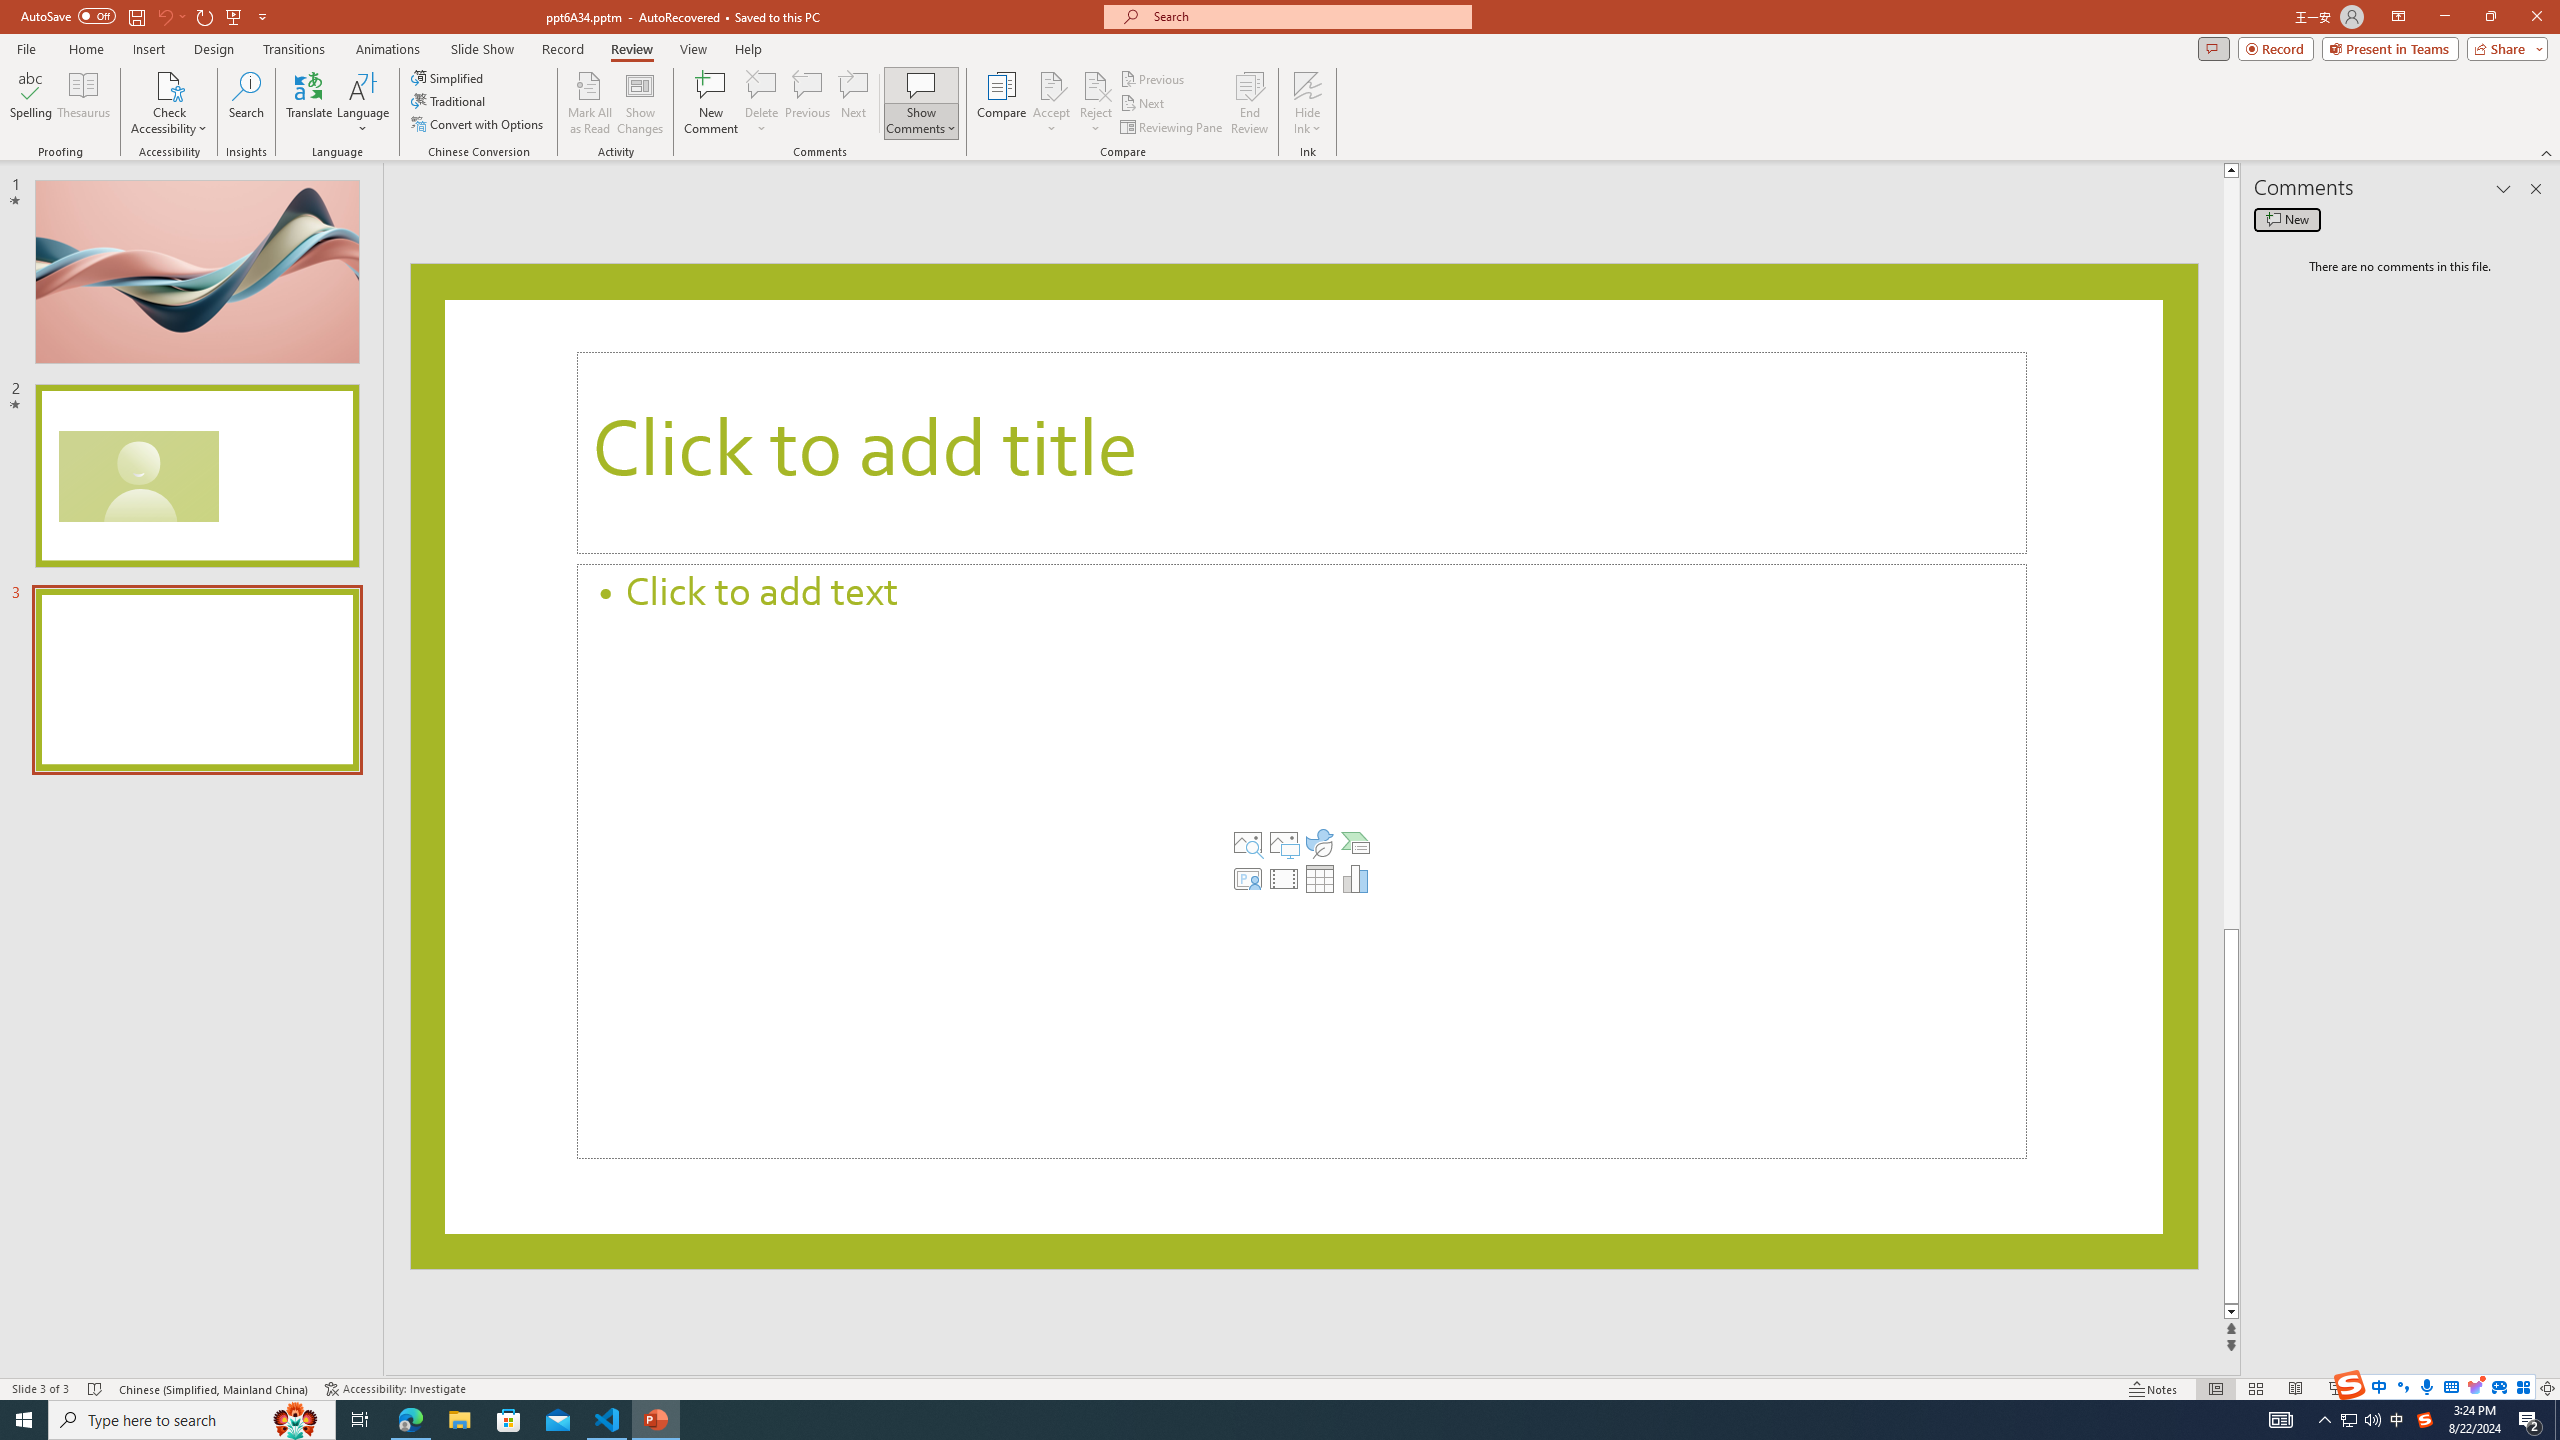 The width and height of the screenshot is (2560, 1440). What do you see at coordinates (477, 122) in the screenshot?
I see `'Convert with Options...'` at bounding box center [477, 122].